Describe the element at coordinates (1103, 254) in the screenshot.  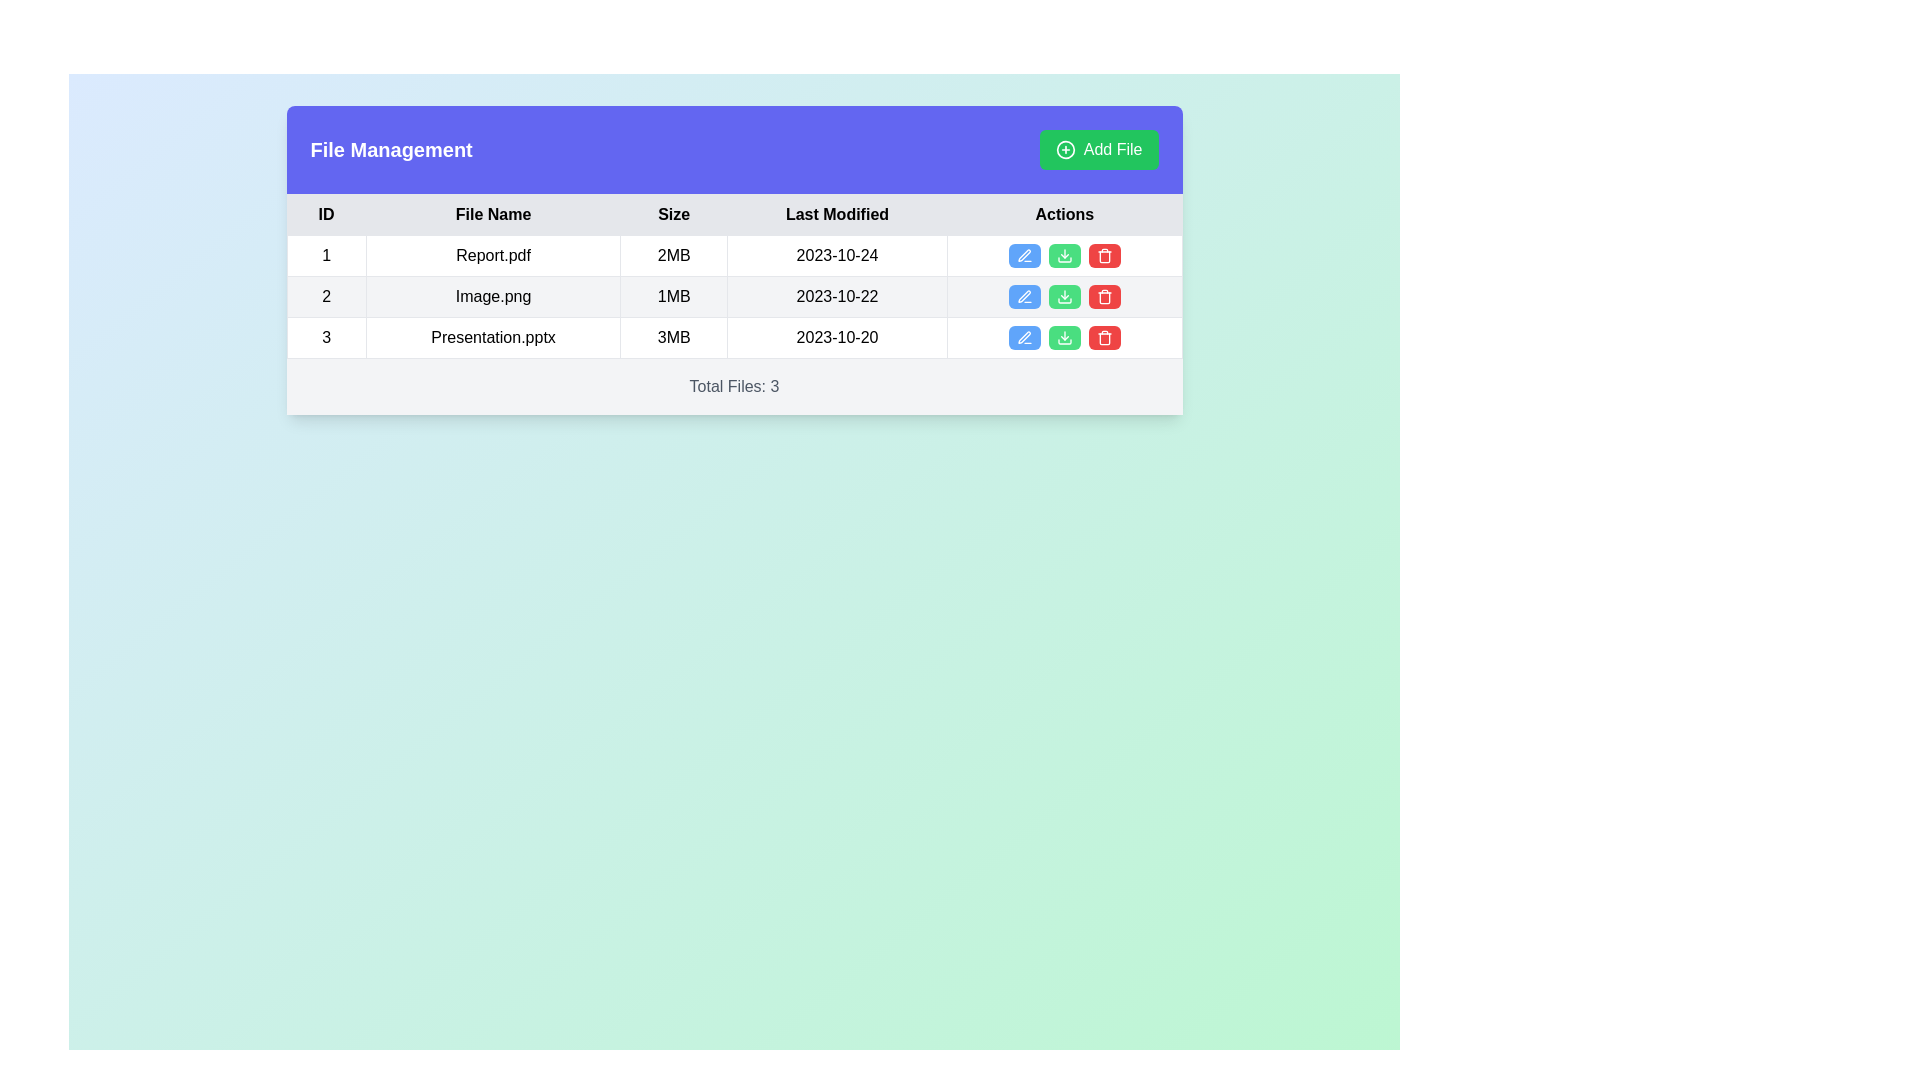
I see `the red trash can button located in the 'Actions' column of the table` at that location.